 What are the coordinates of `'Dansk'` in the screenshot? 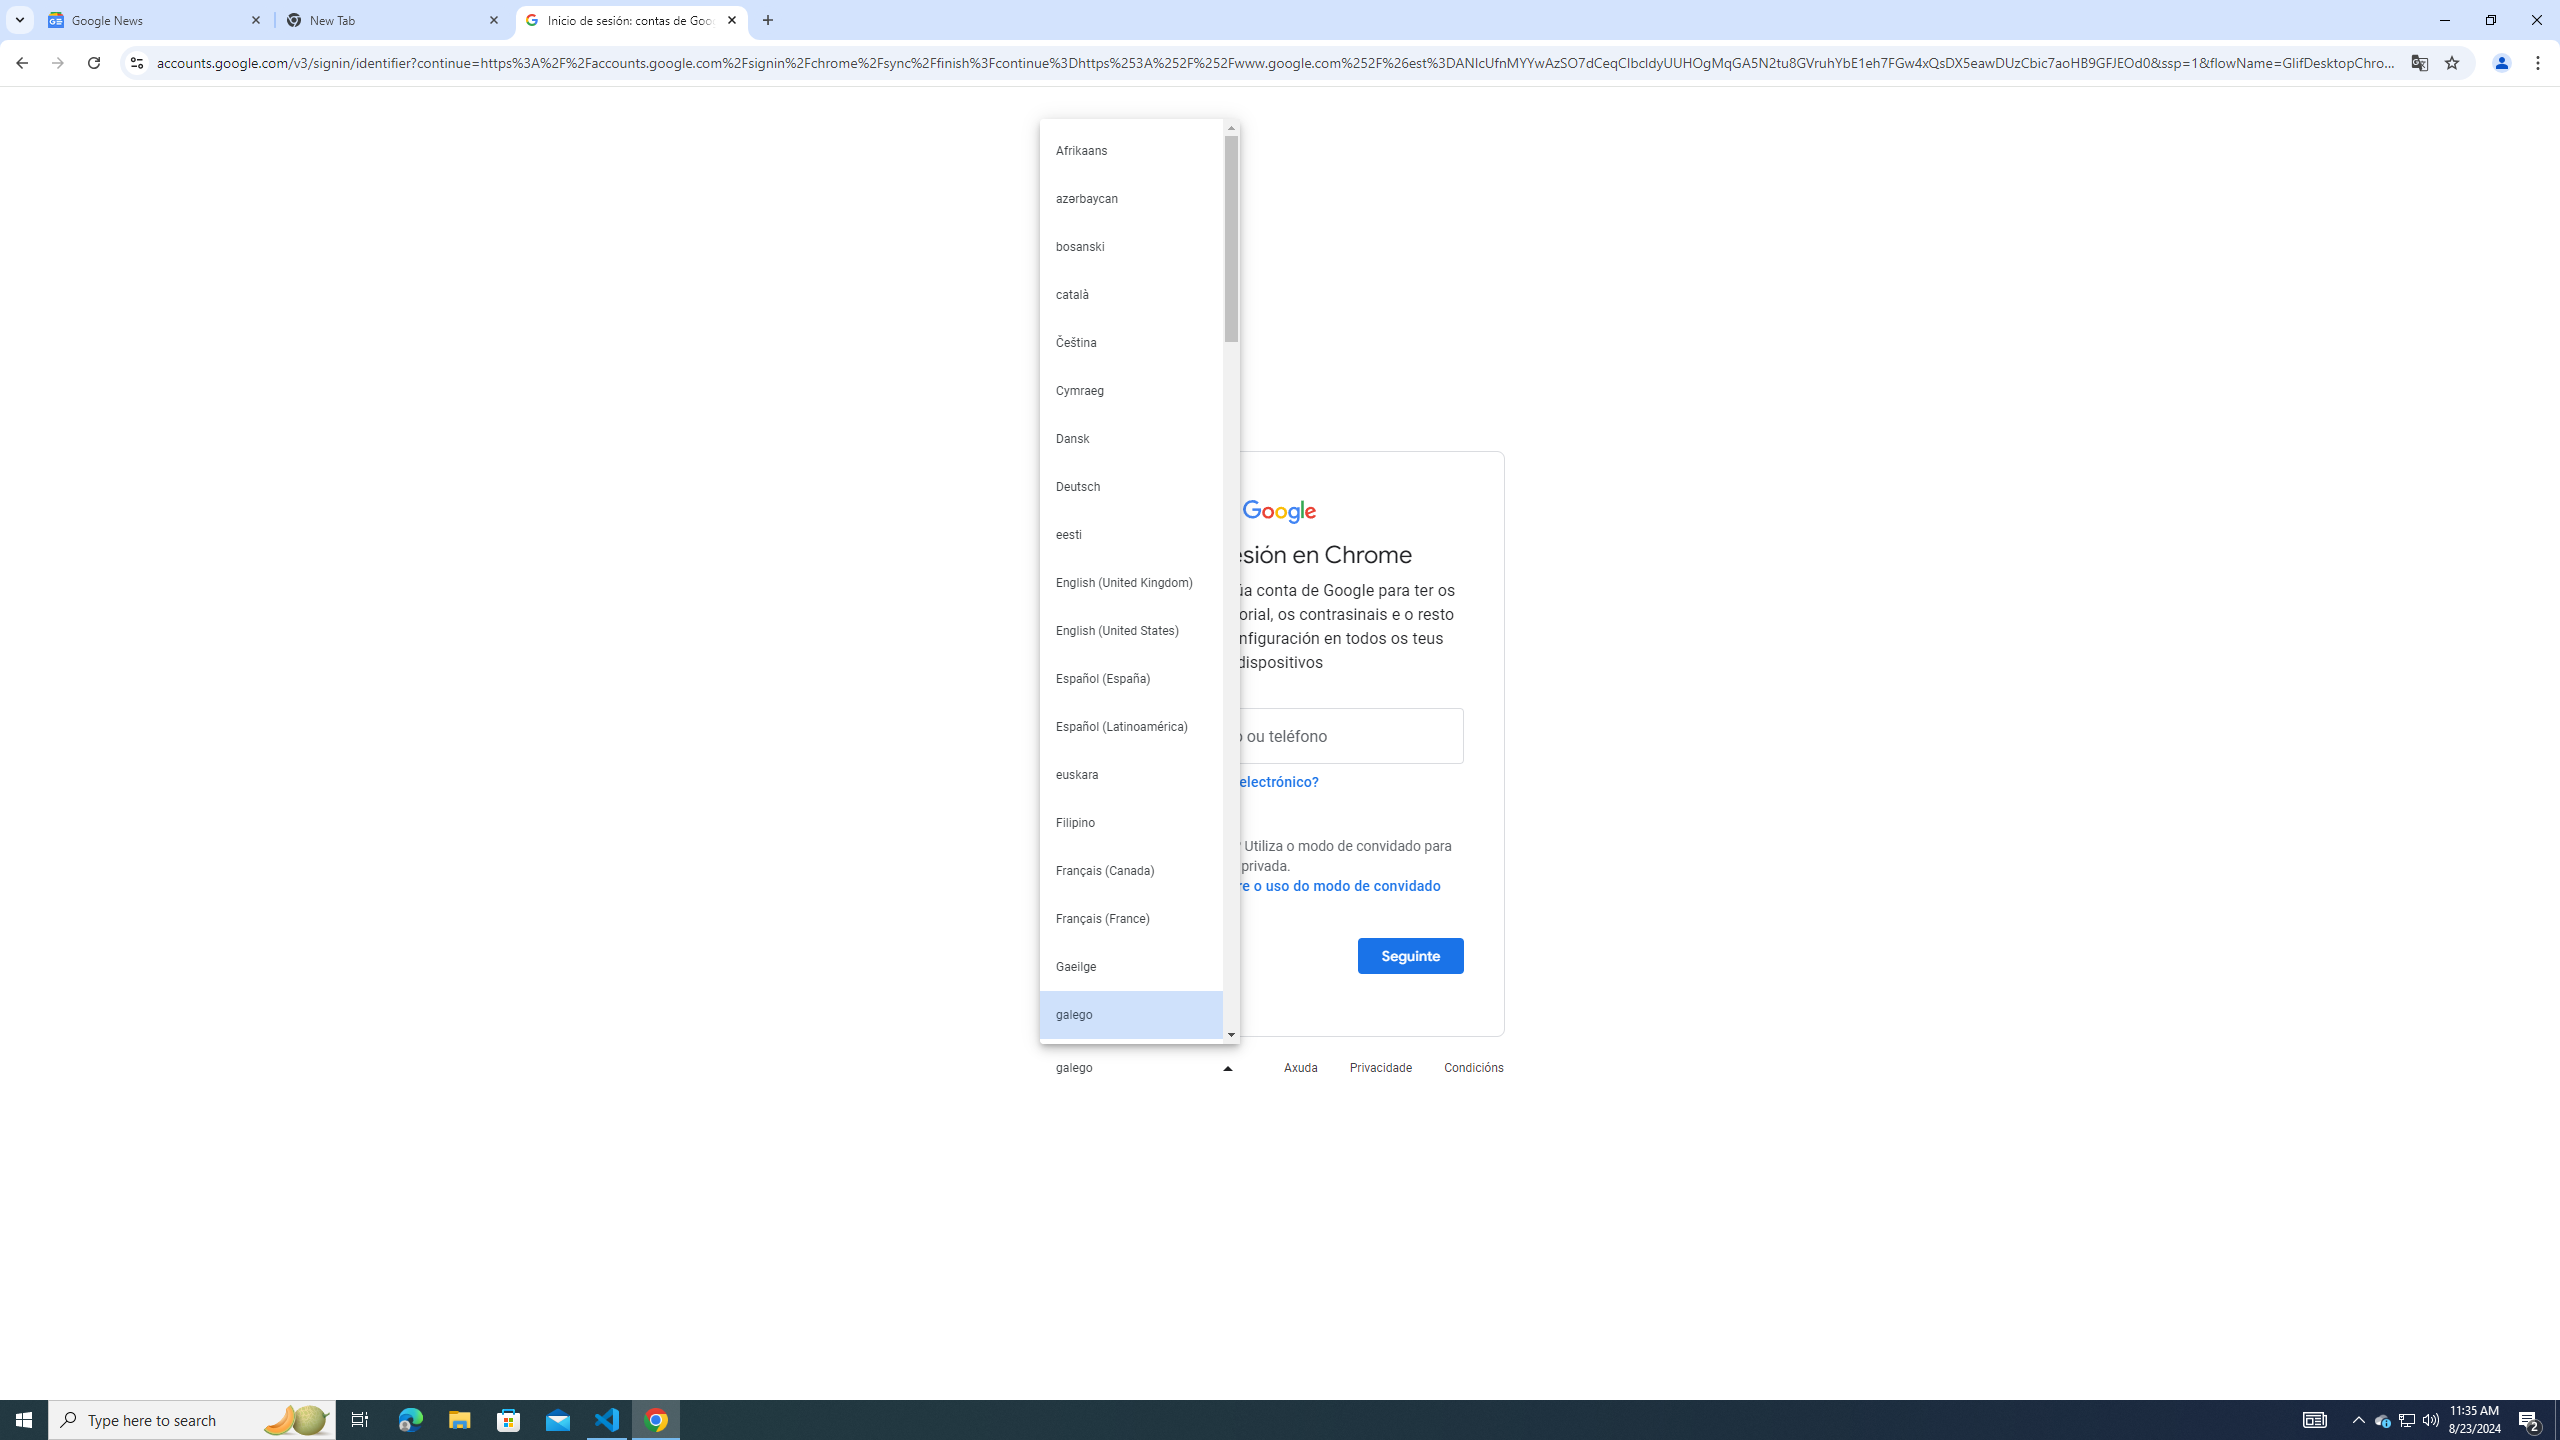 It's located at (1130, 438).